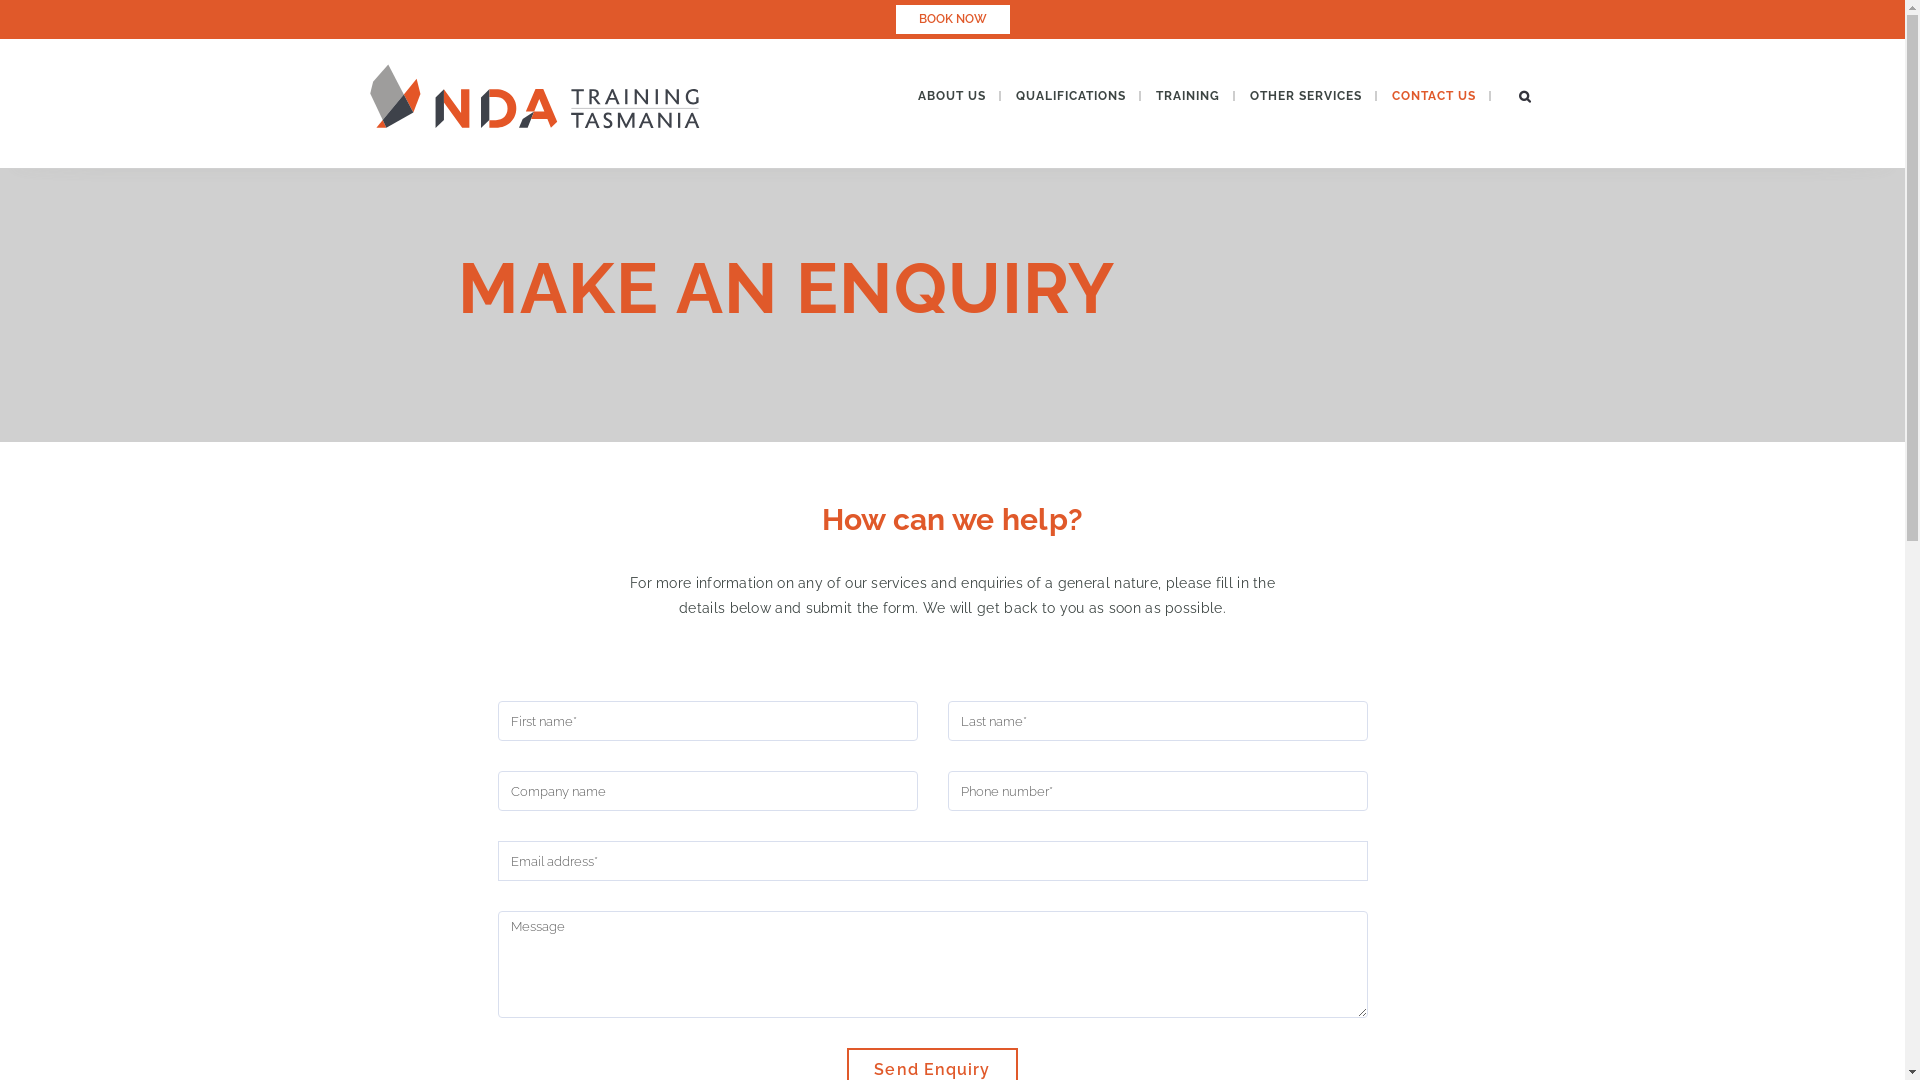 The width and height of the screenshot is (1920, 1080). Describe the element at coordinates (999, 96) in the screenshot. I see `'QUALIFICATIONS'` at that location.